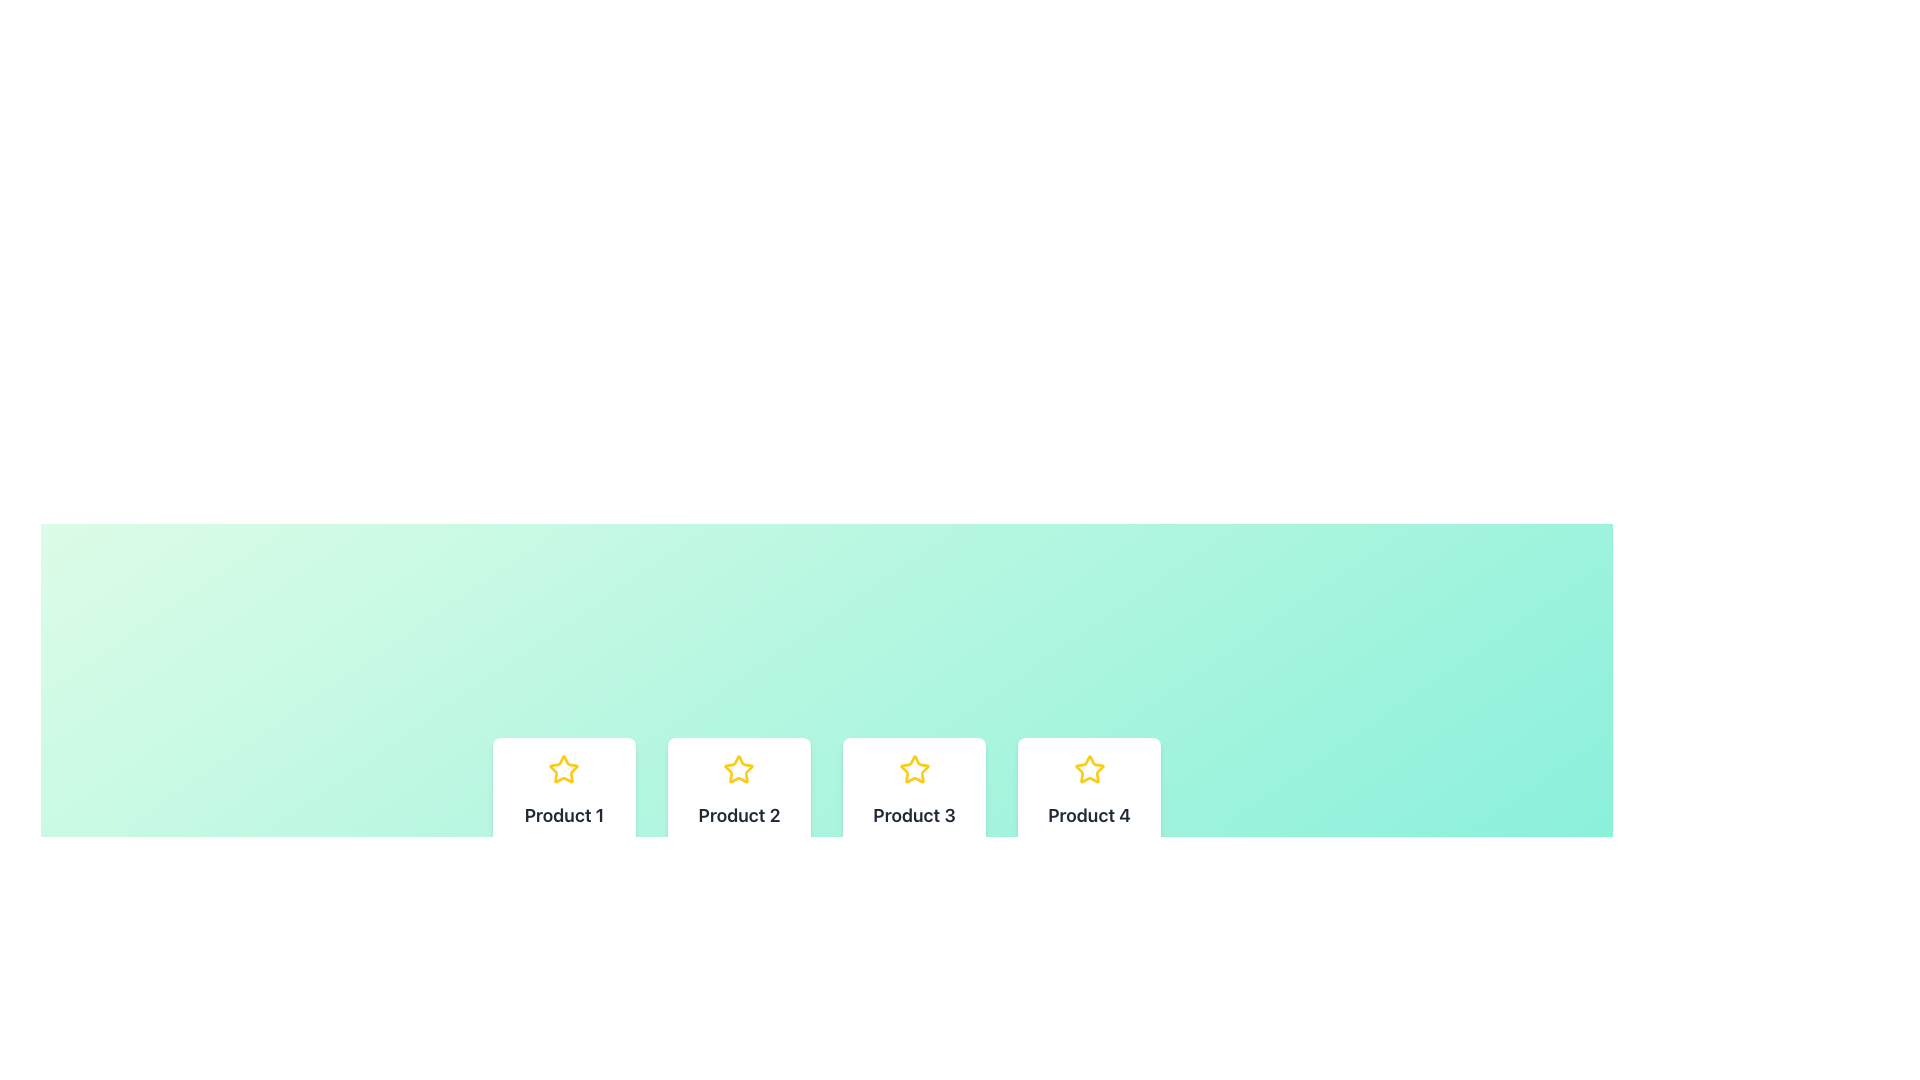 The image size is (1920, 1080). What do you see at coordinates (913, 769) in the screenshot?
I see `the SVG graphic star shape rating icon for 'Product 3' located at the top-center section of its card by` at bounding box center [913, 769].